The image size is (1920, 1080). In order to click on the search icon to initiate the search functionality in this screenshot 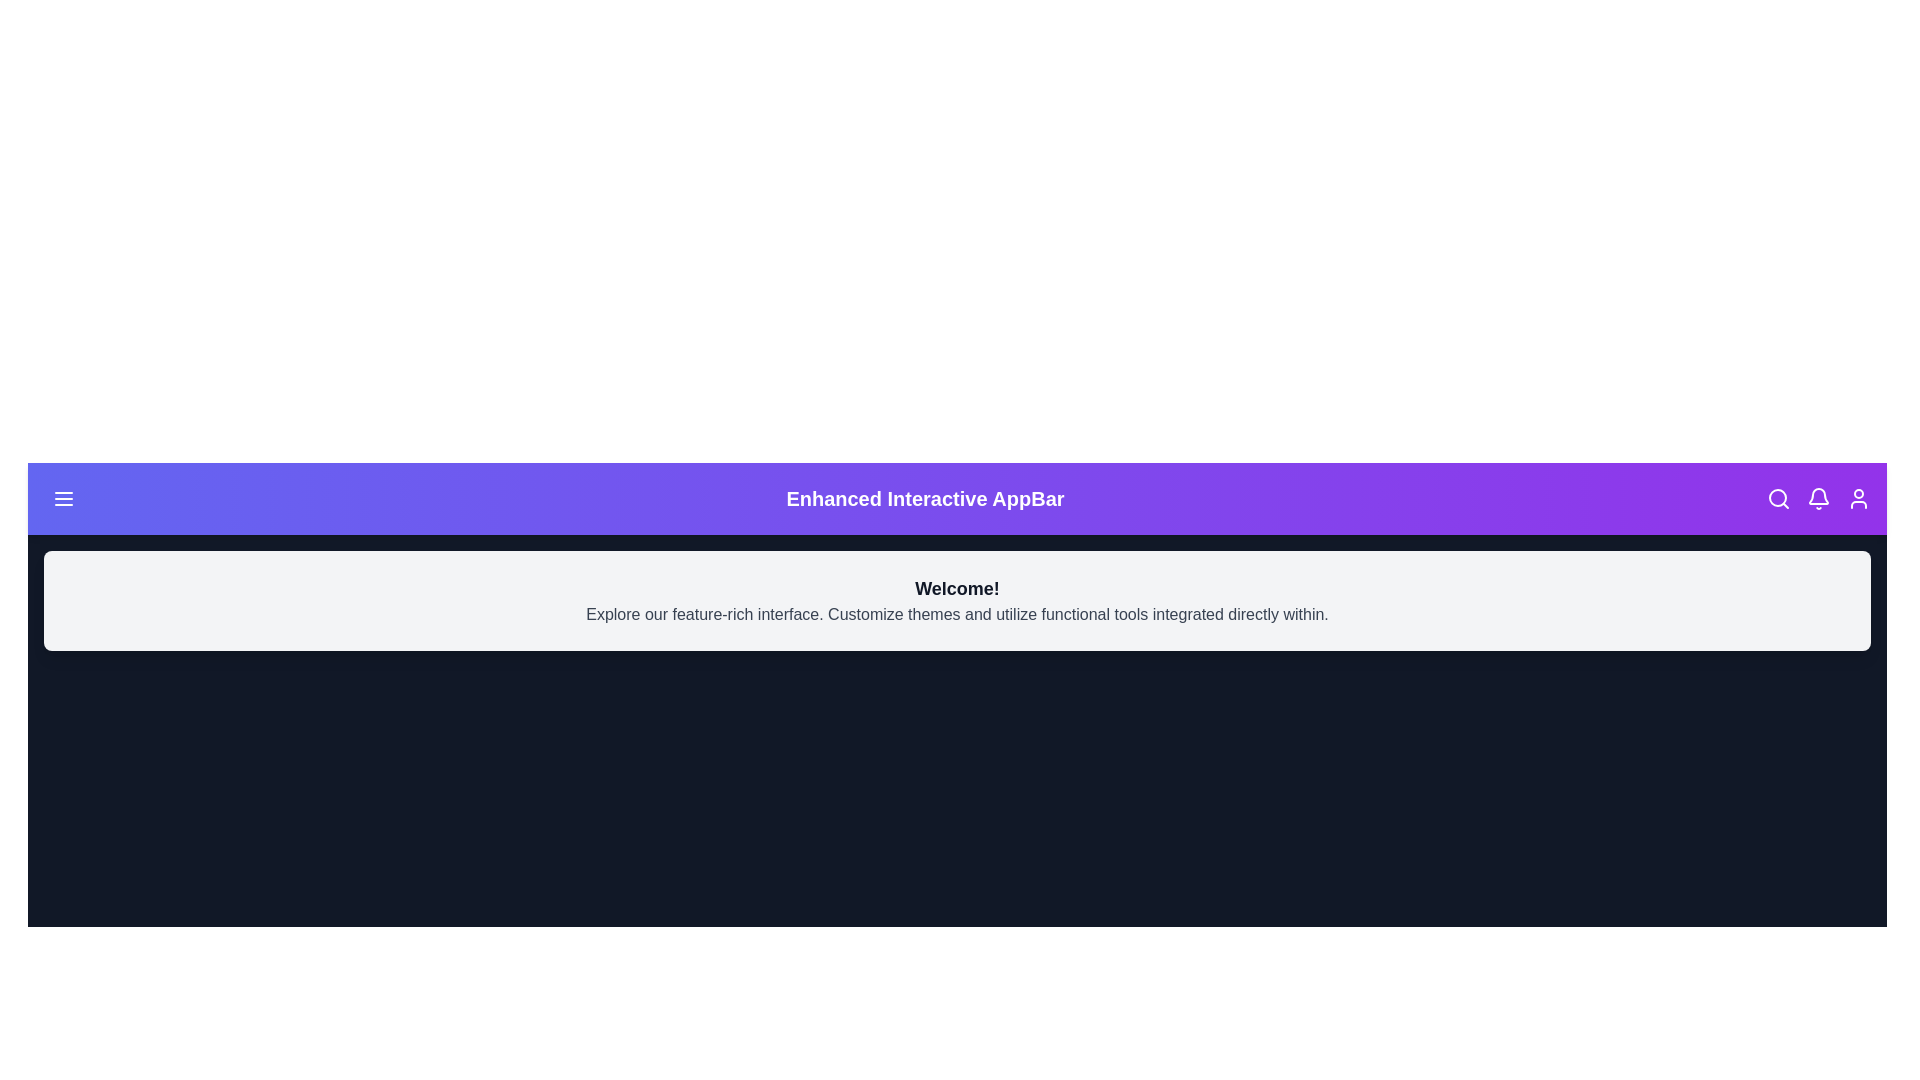, I will do `click(1779, 497)`.